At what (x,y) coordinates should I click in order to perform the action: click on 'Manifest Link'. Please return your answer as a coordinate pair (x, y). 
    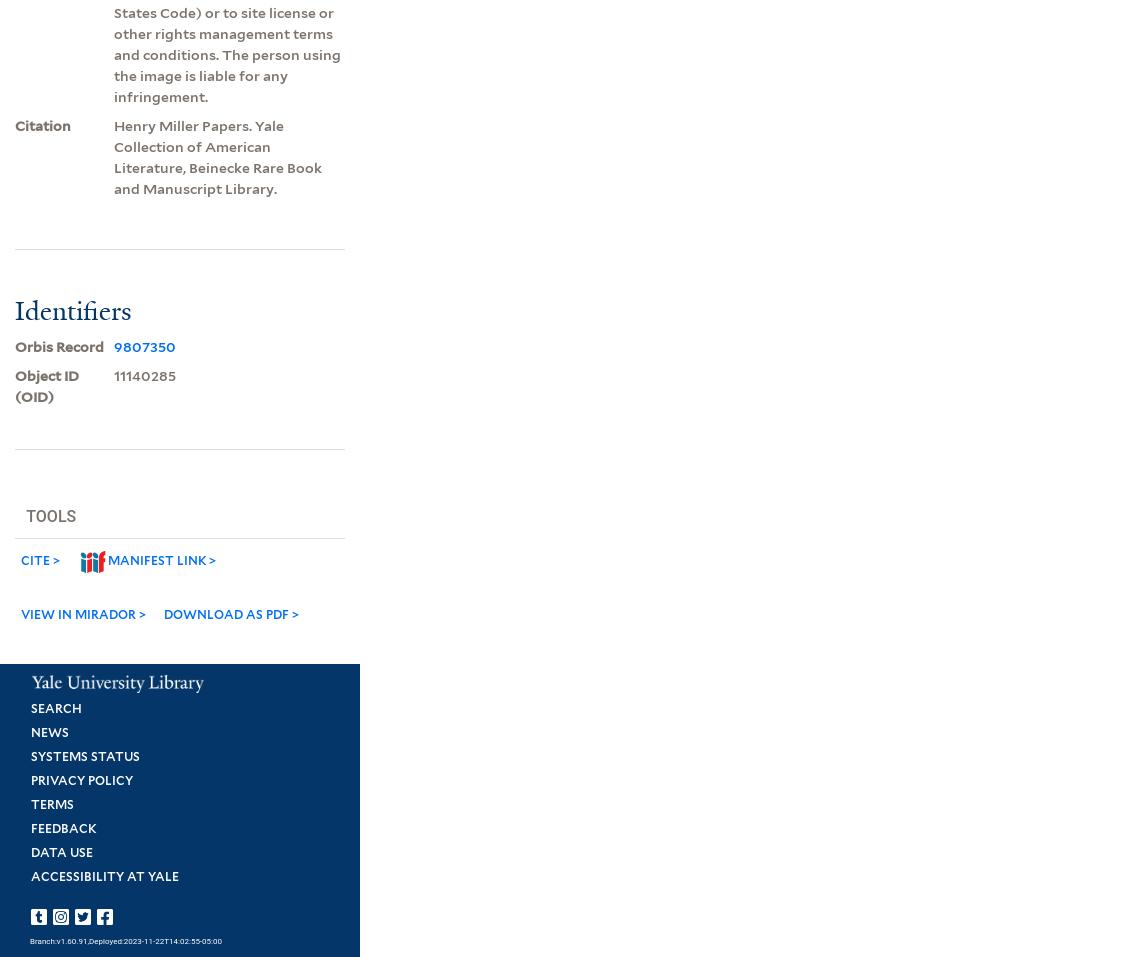
    Looking at the image, I should click on (155, 559).